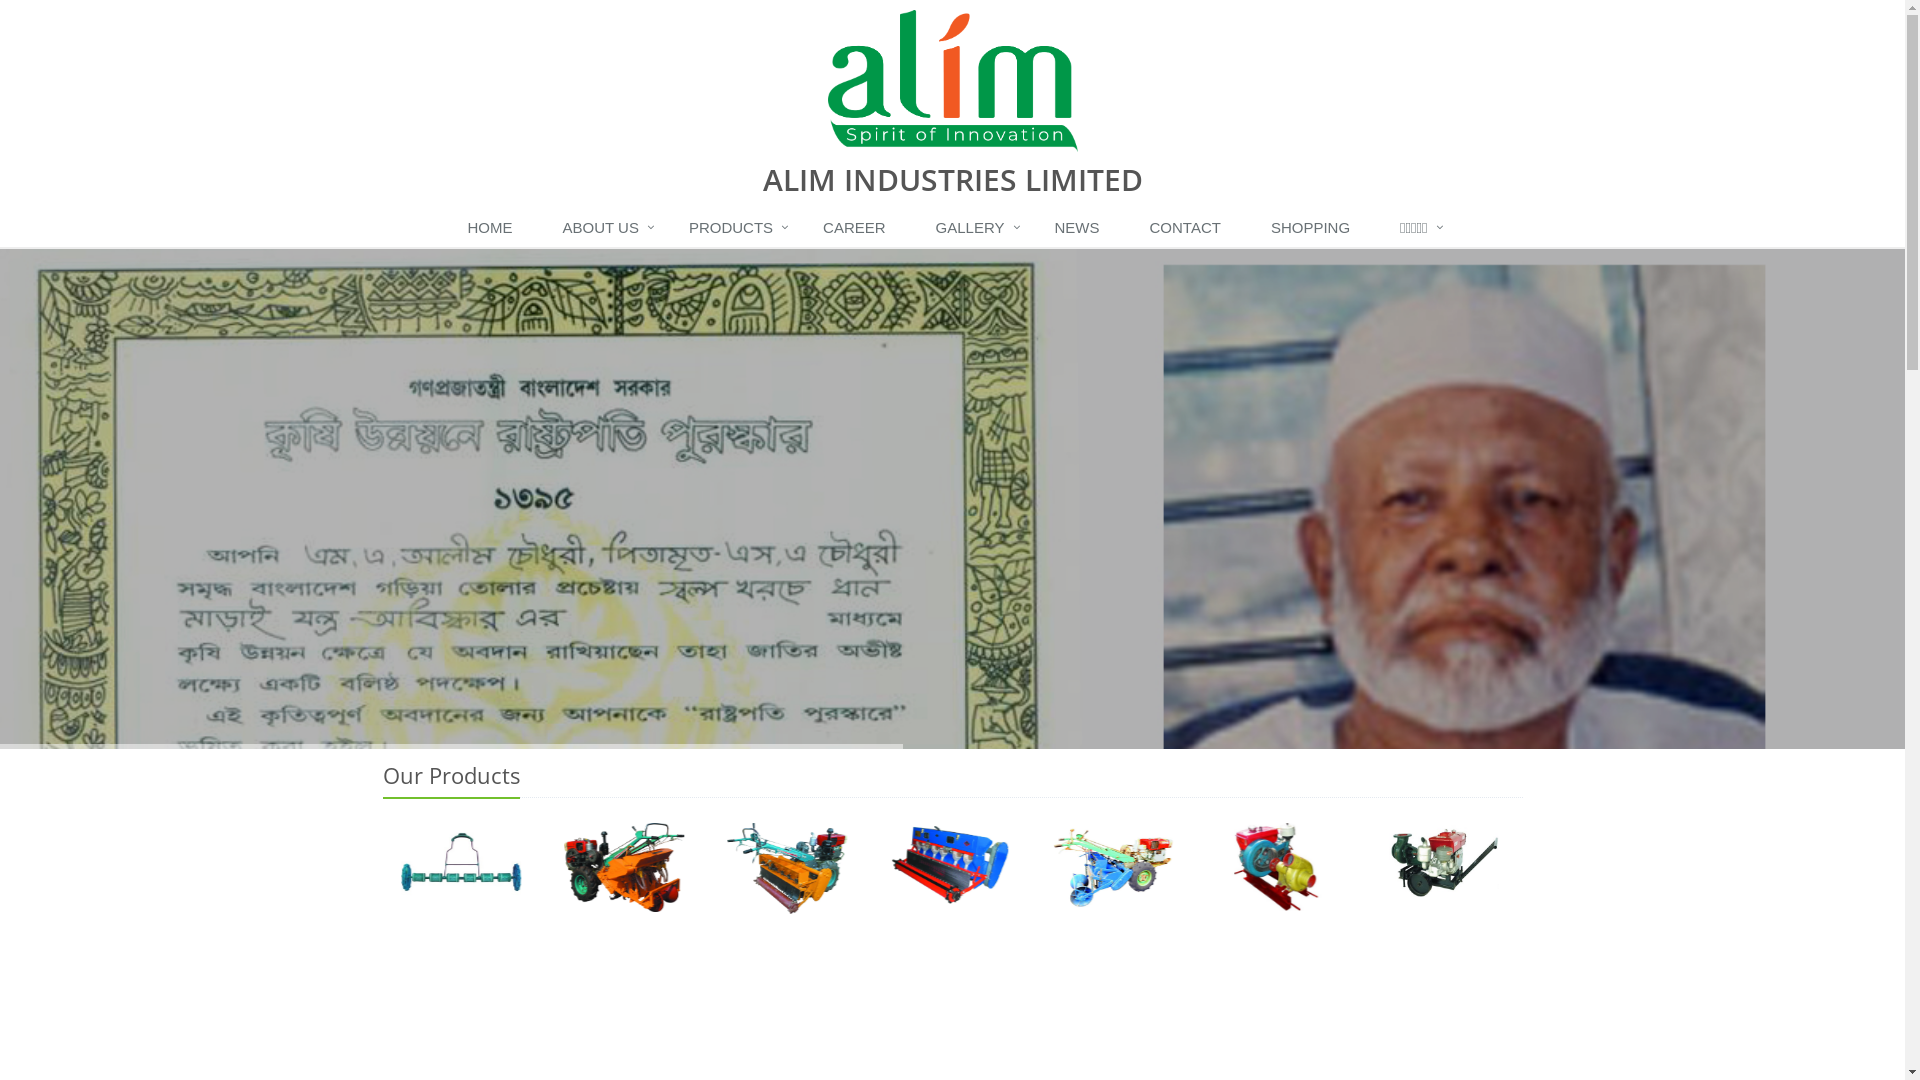  Describe the element at coordinates (1315, 227) in the screenshot. I see `'SHOPPING'` at that location.